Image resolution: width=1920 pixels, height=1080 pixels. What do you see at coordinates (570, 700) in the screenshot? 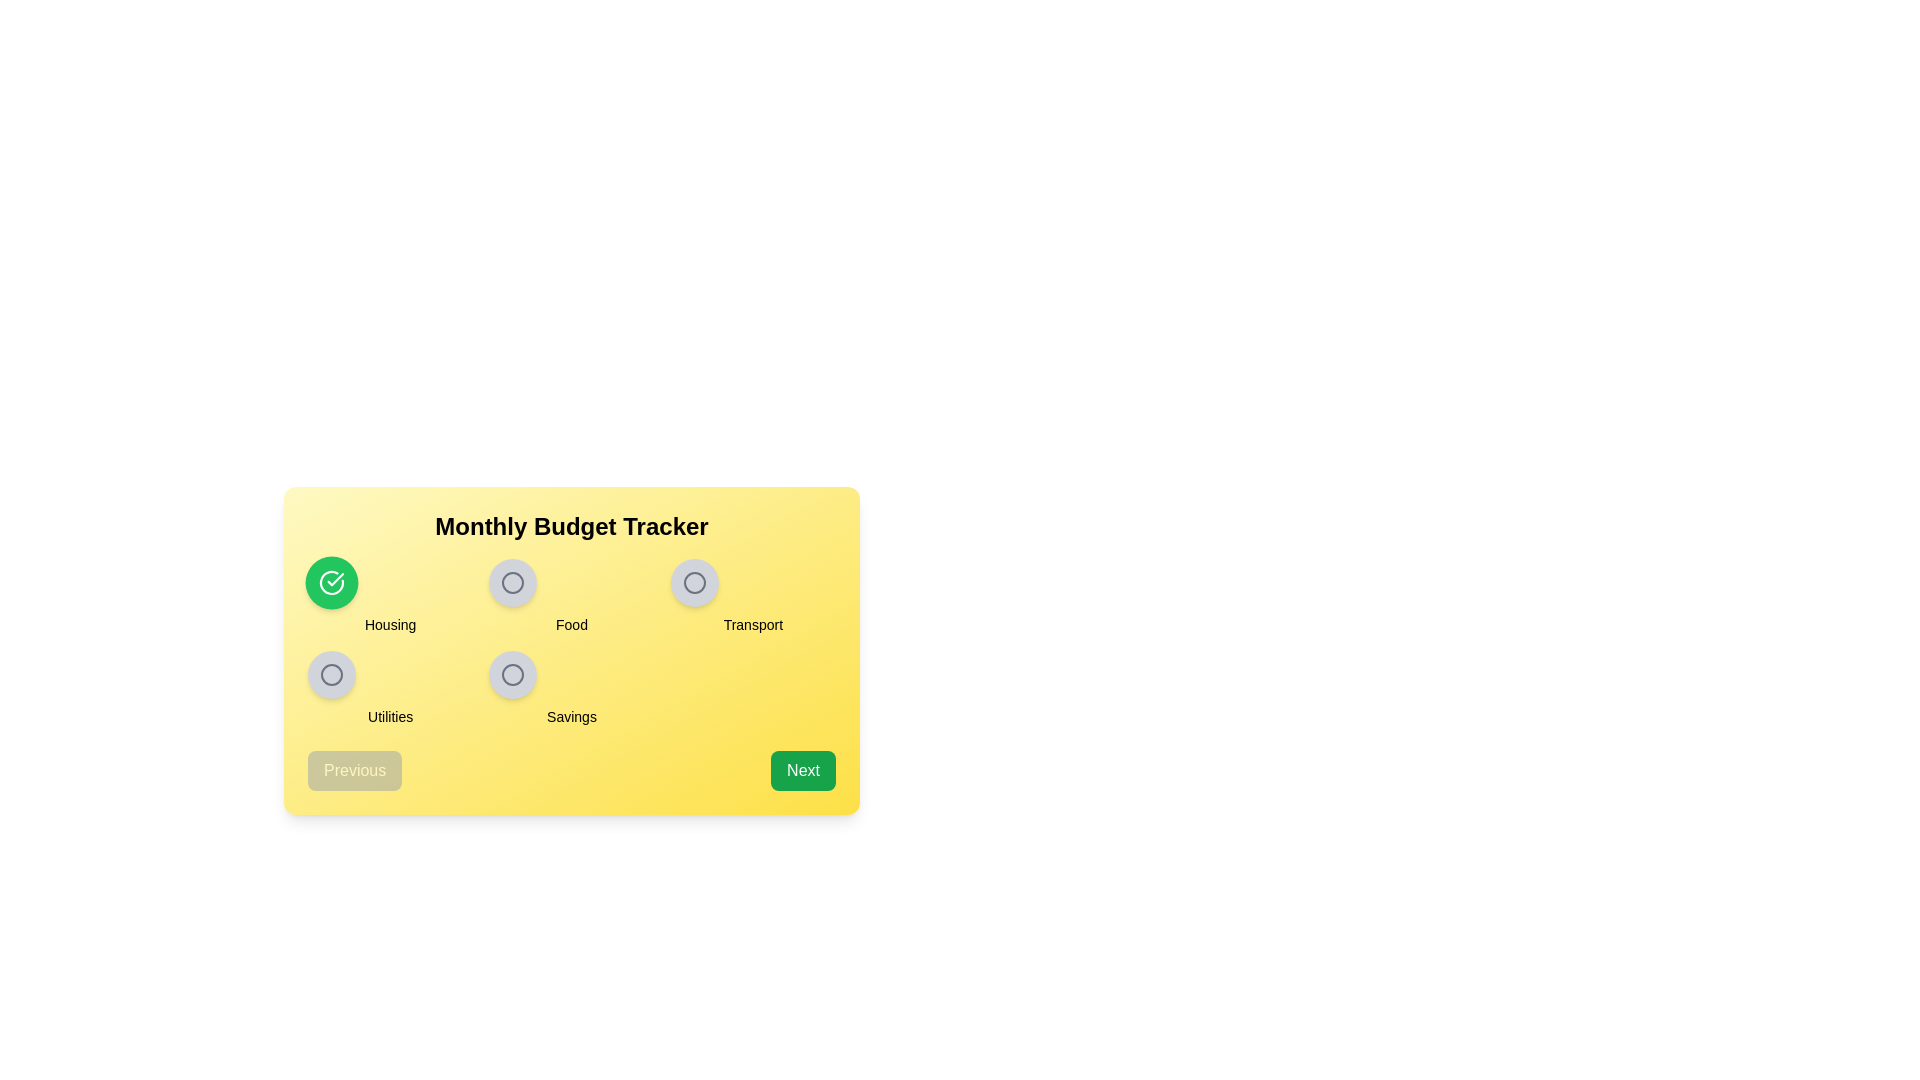
I see `the category icons within the budget tracker overview interface` at bounding box center [570, 700].